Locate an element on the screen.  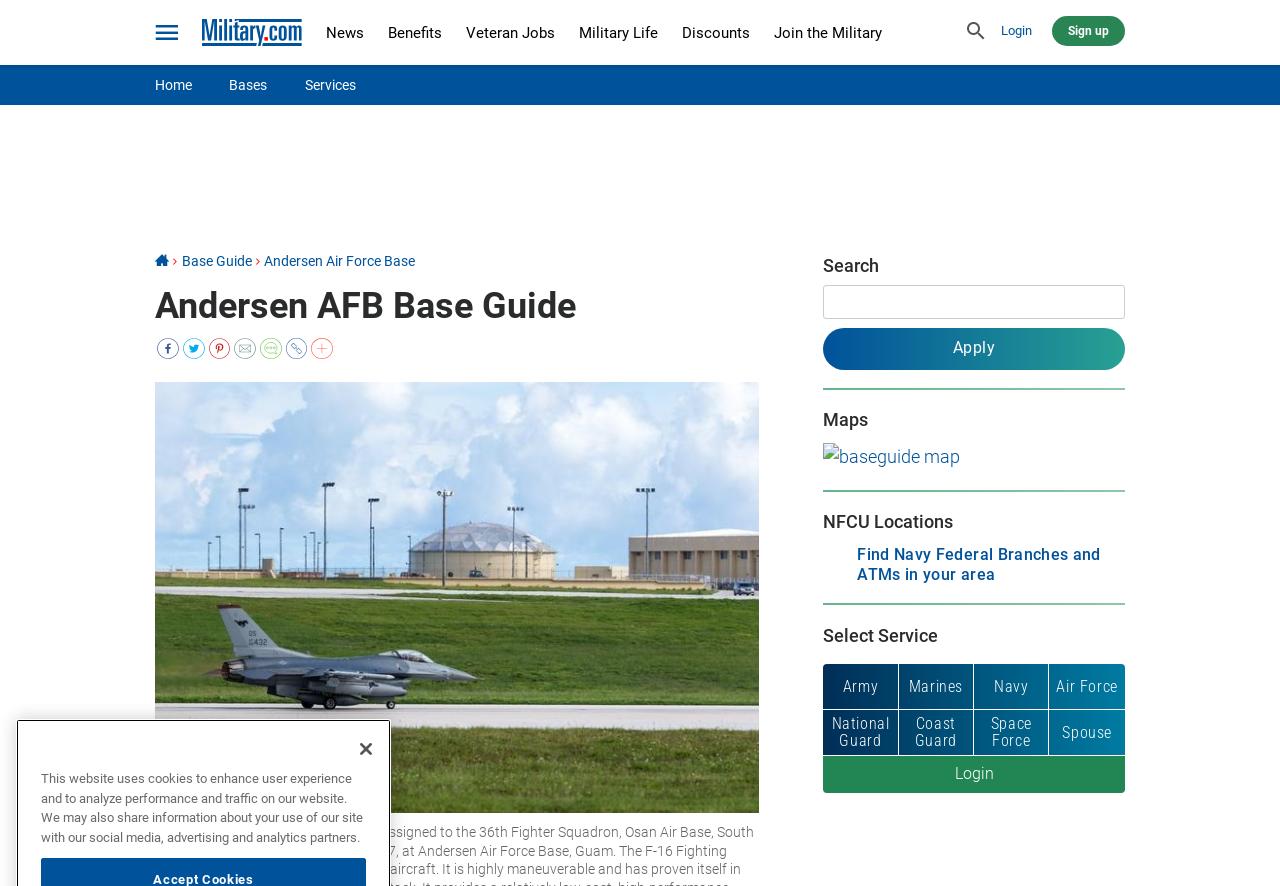
'Search' is located at coordinates (850, 264).